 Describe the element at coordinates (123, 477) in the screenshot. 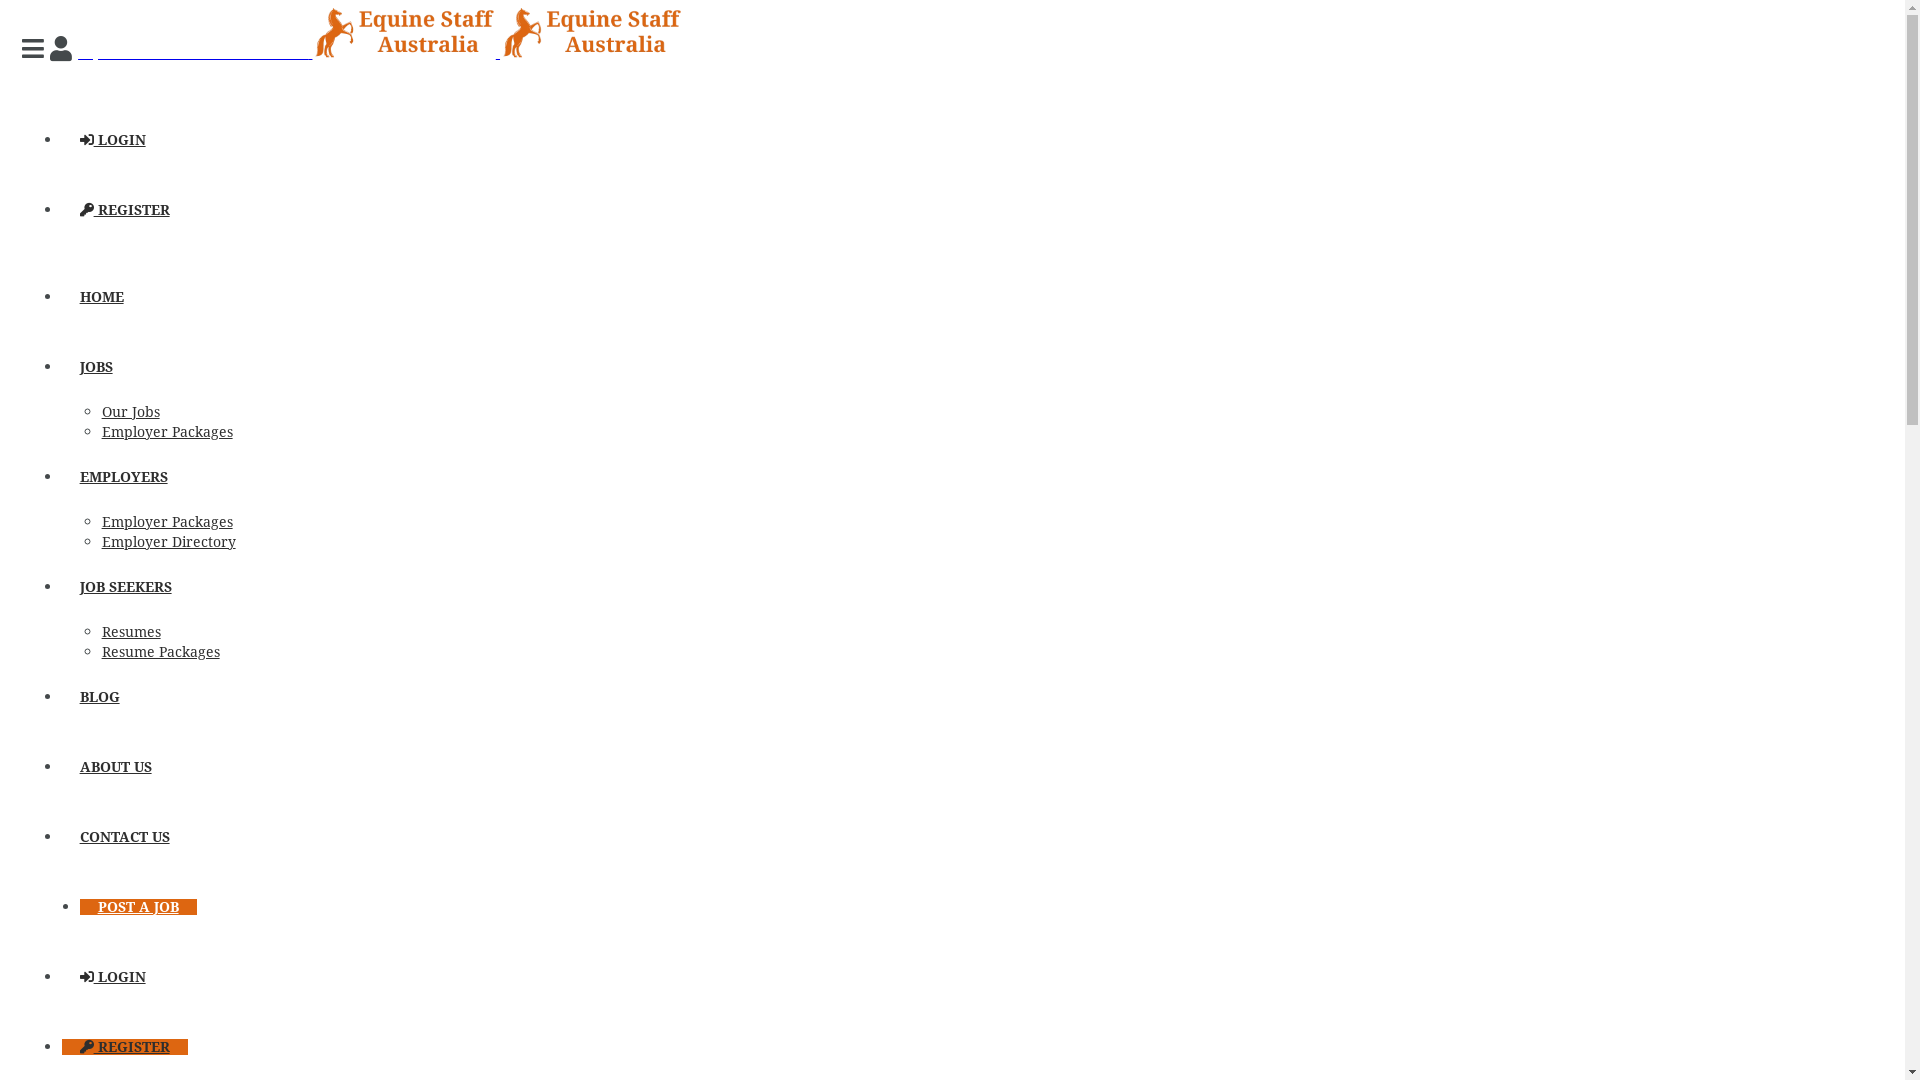

I see `'EMPLOYERS'` at that location.